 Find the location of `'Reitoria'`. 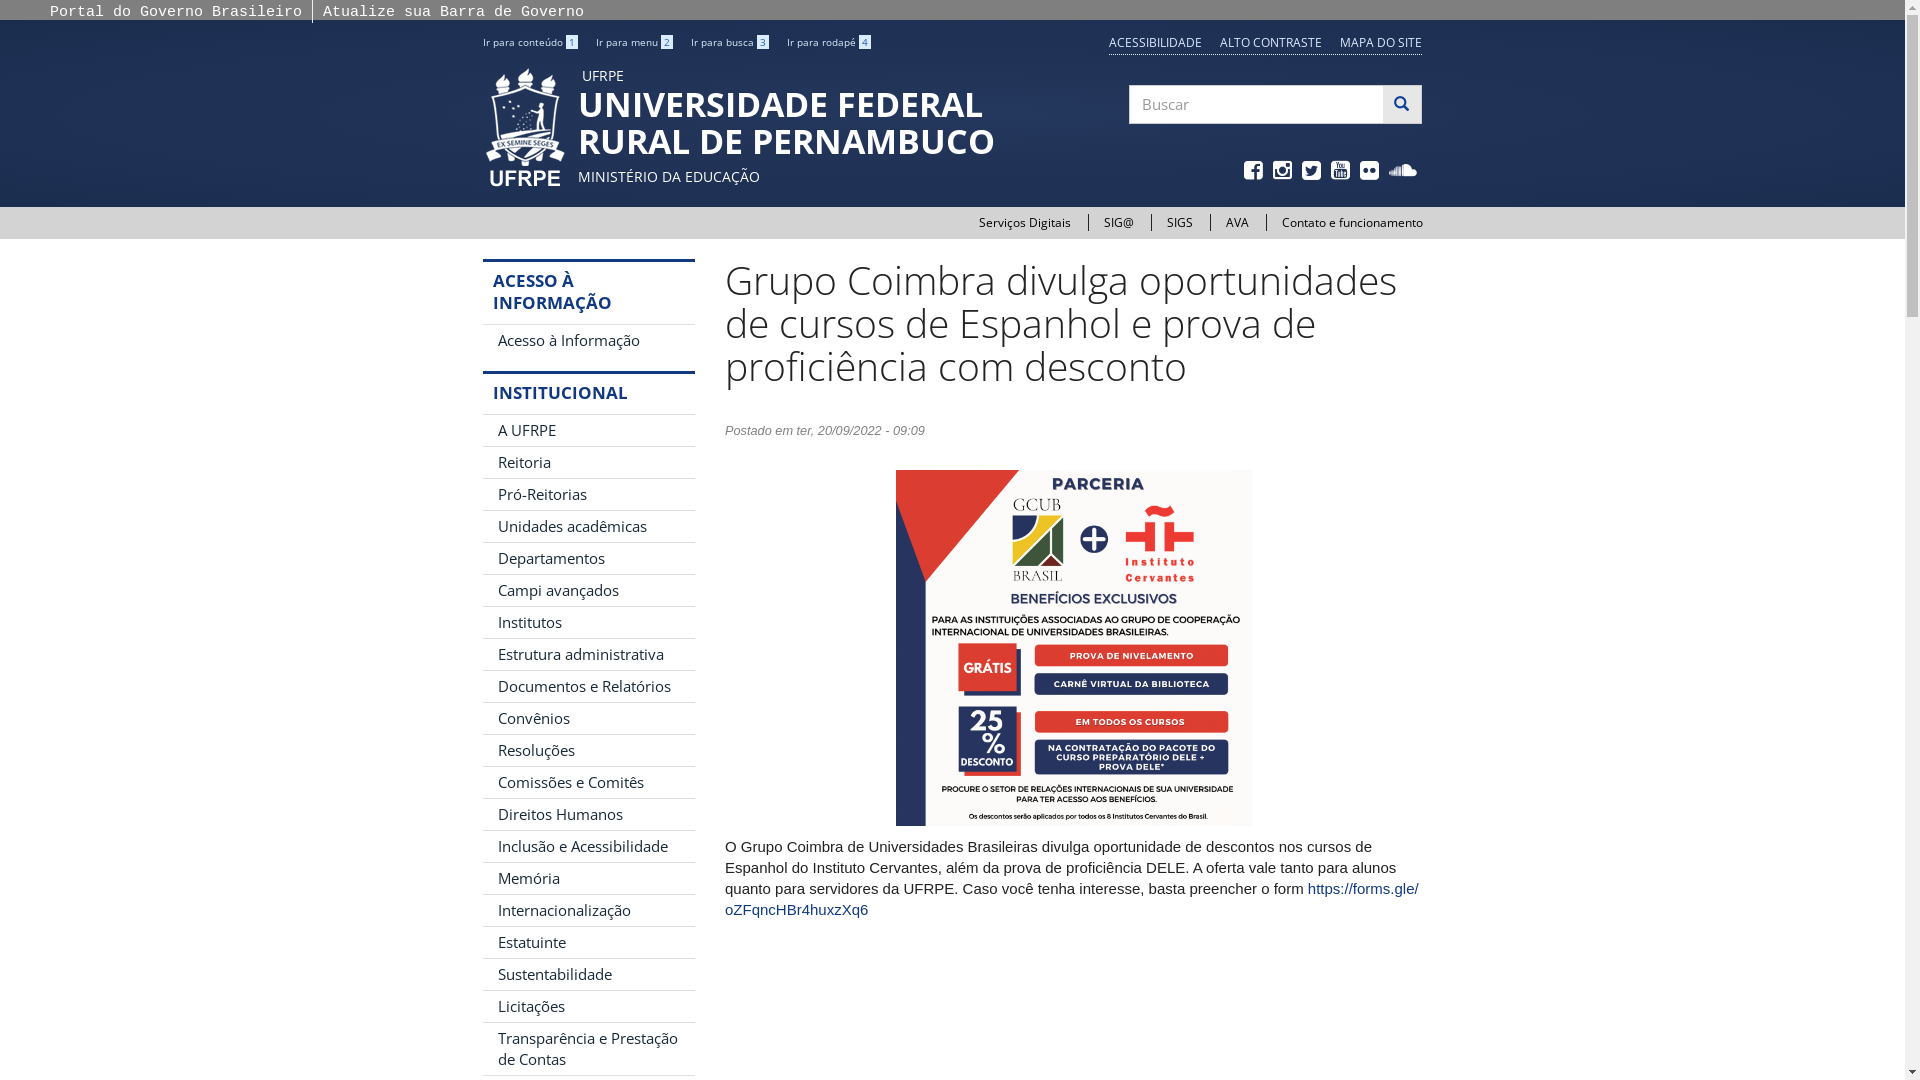

'Reitoria' is located at coordinates (587, 462).